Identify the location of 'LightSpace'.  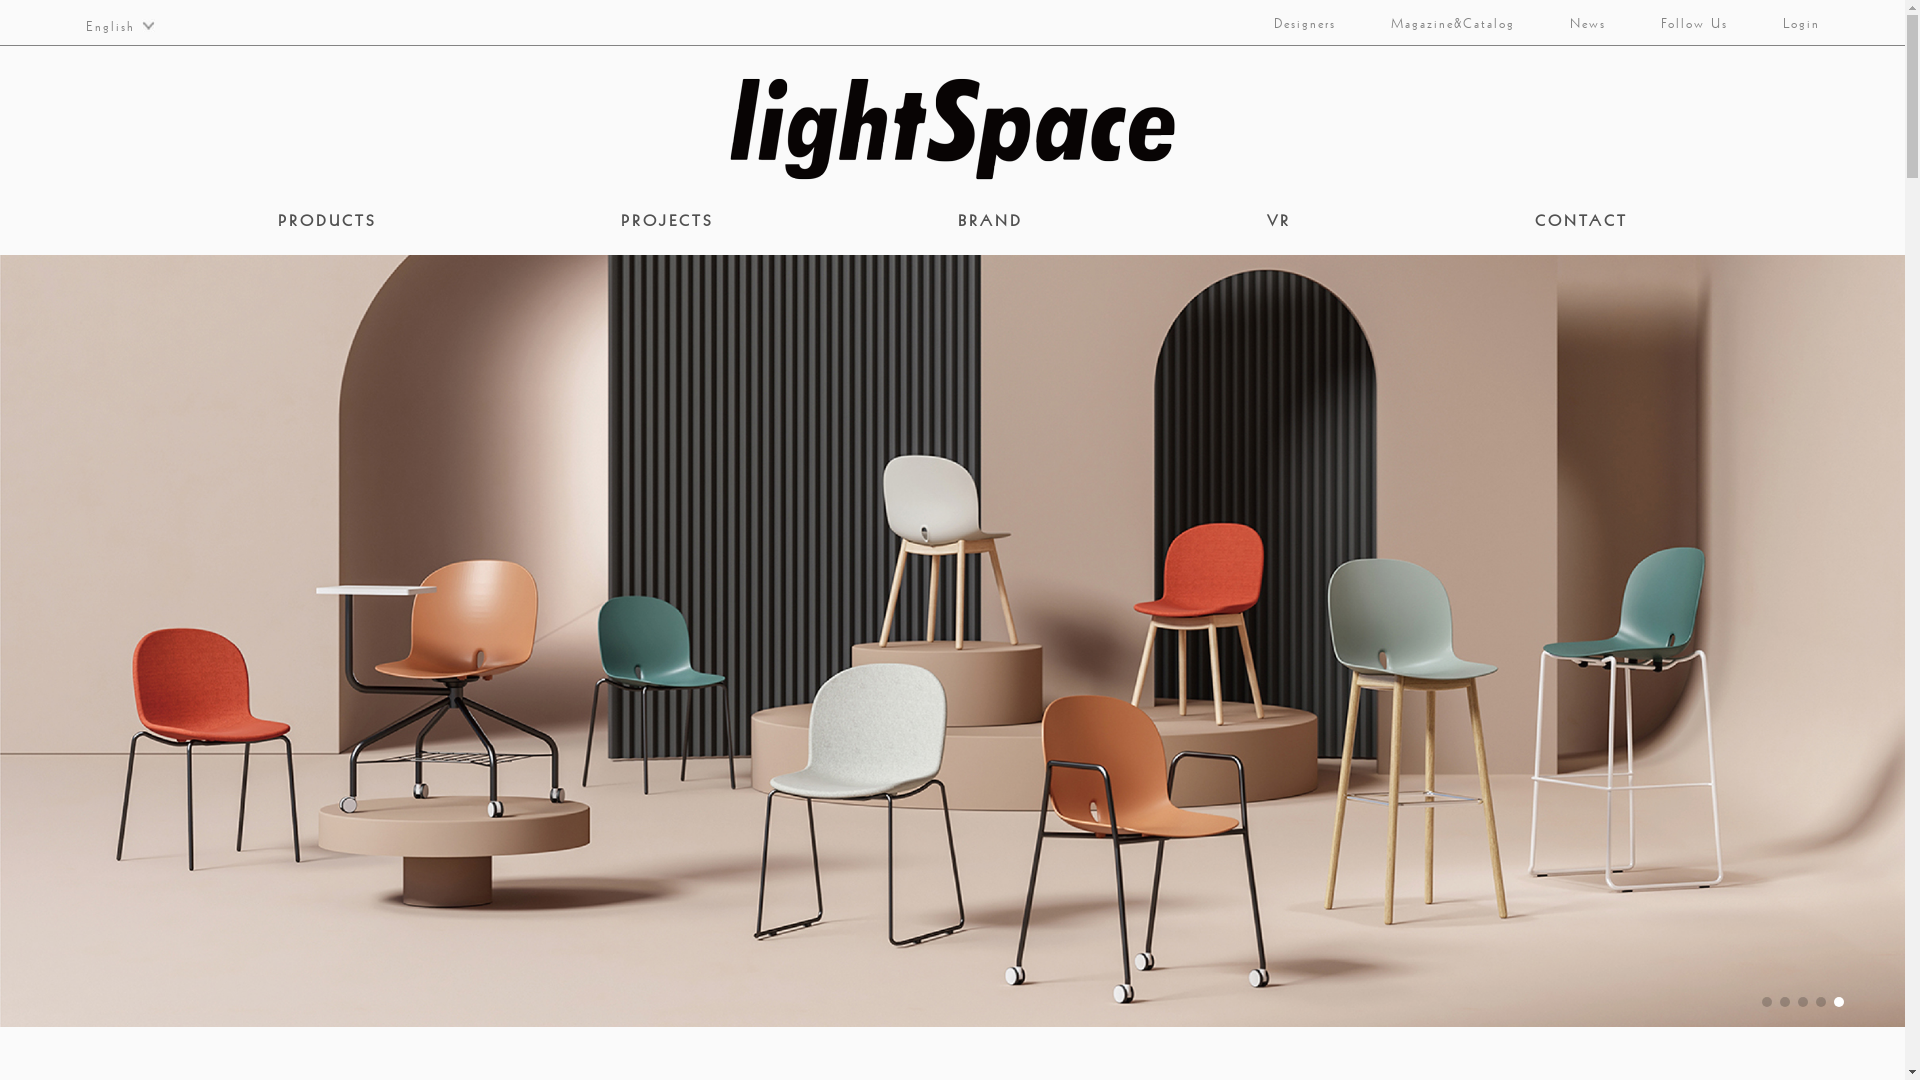
(952, 128).